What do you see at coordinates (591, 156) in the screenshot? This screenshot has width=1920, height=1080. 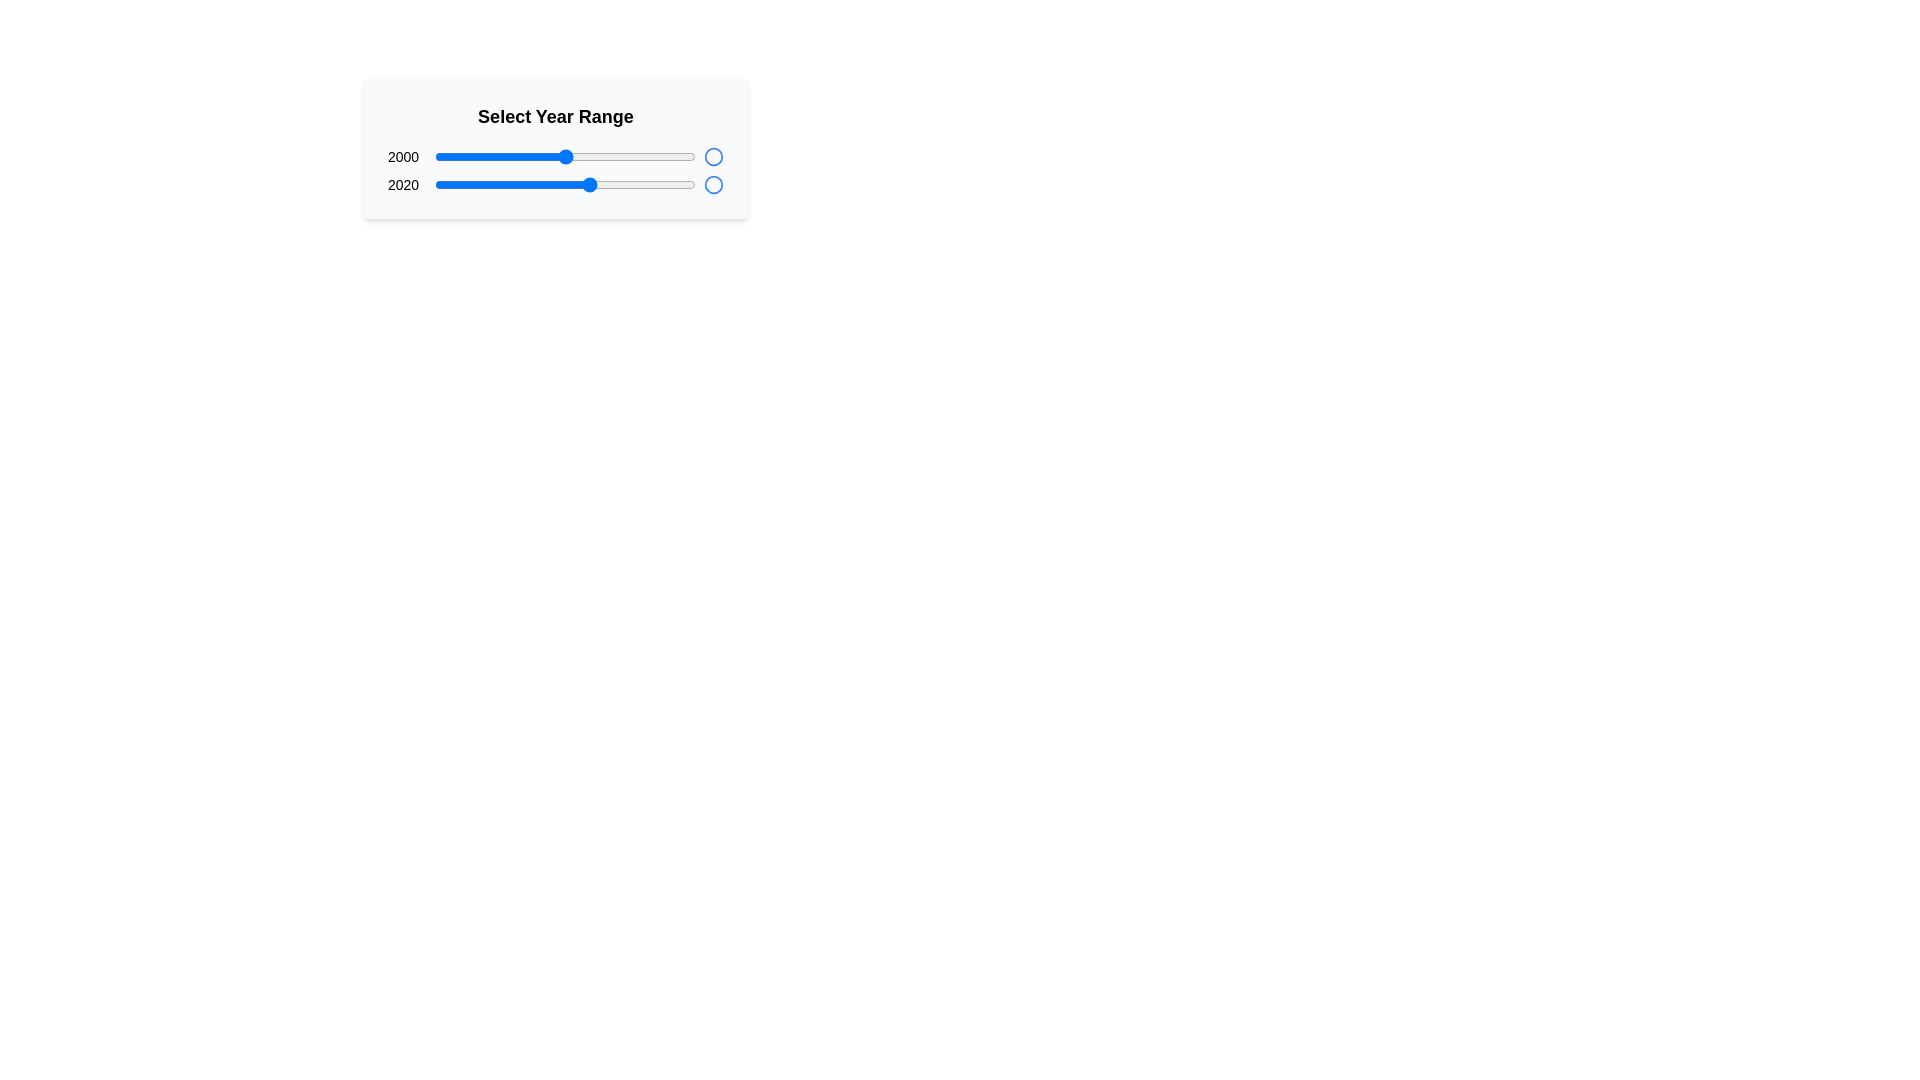 I see `the year` at bounding box center [591, 156].